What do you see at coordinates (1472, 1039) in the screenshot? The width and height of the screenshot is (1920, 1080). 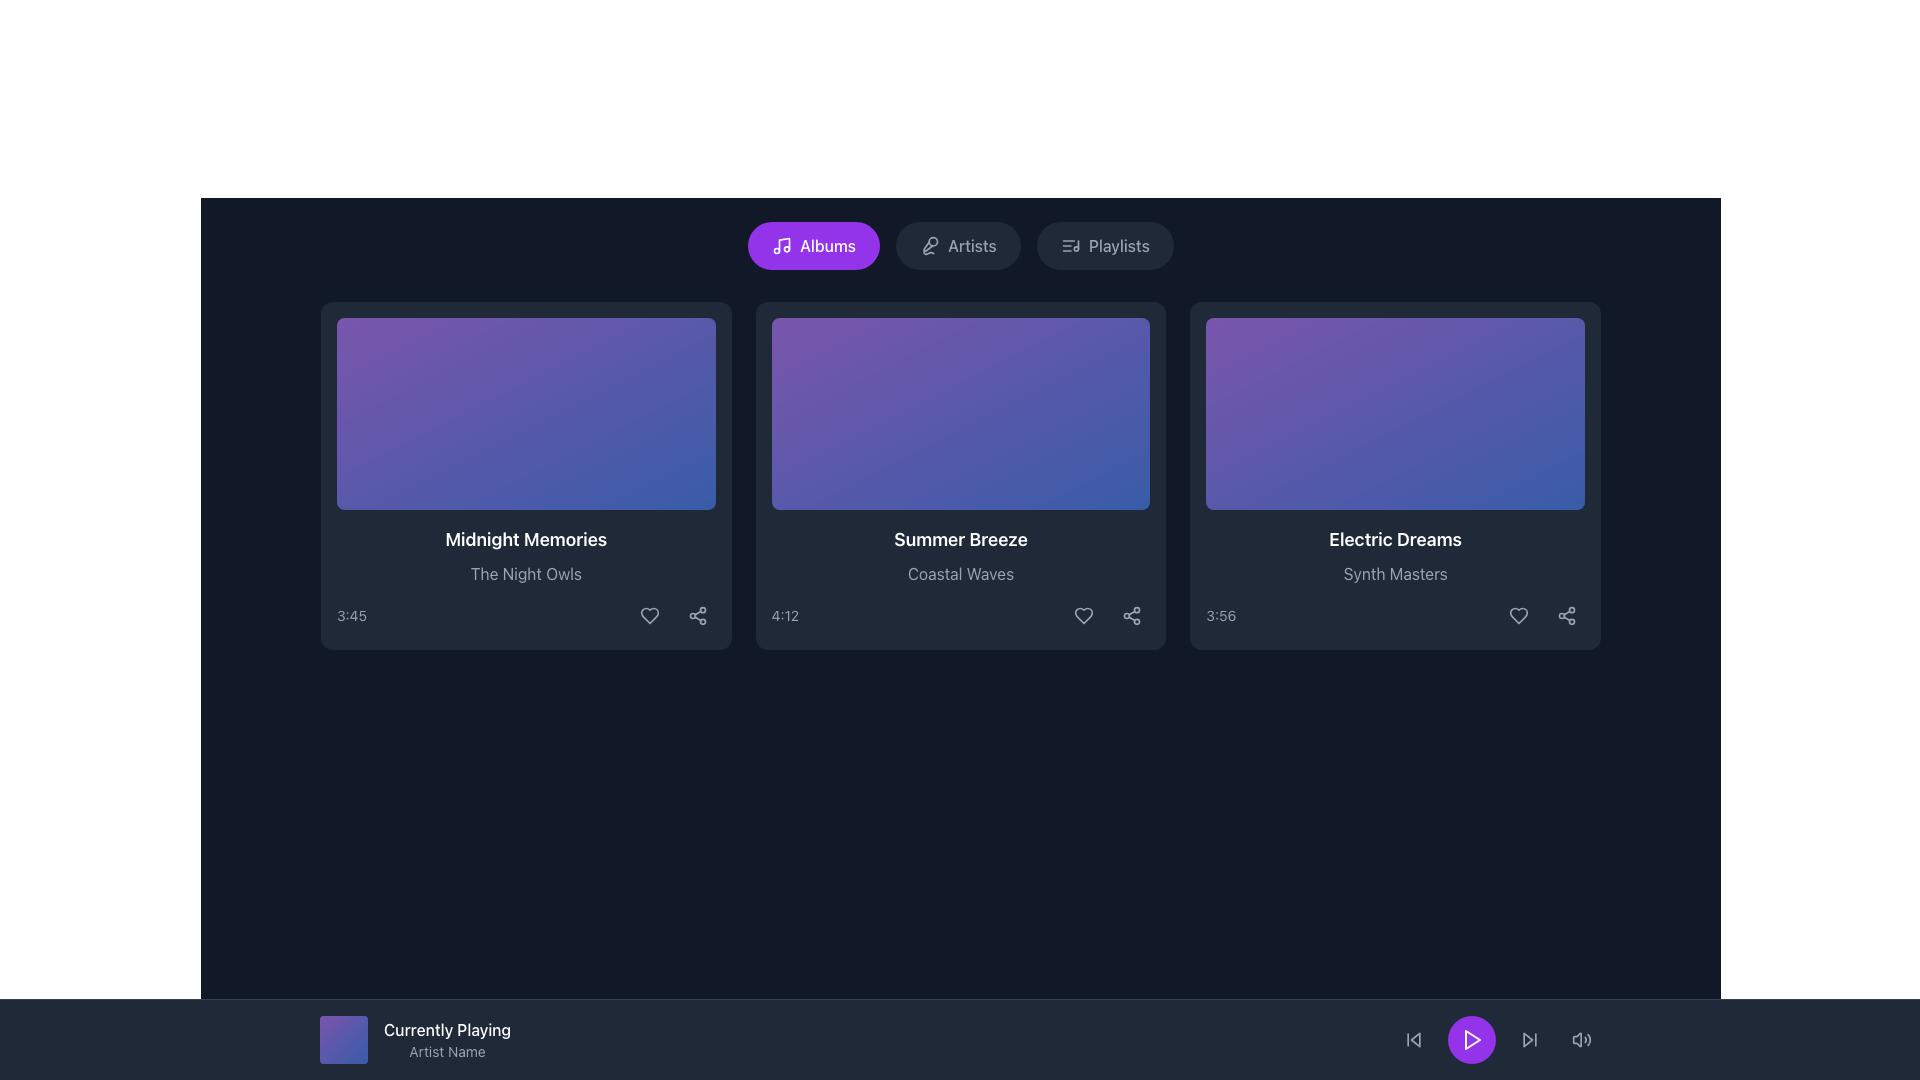 I see `the play button located at the center of the purple rounded button at the bottom center of the interface to initiate playback functionality` at bounding box center [1472, 1039].